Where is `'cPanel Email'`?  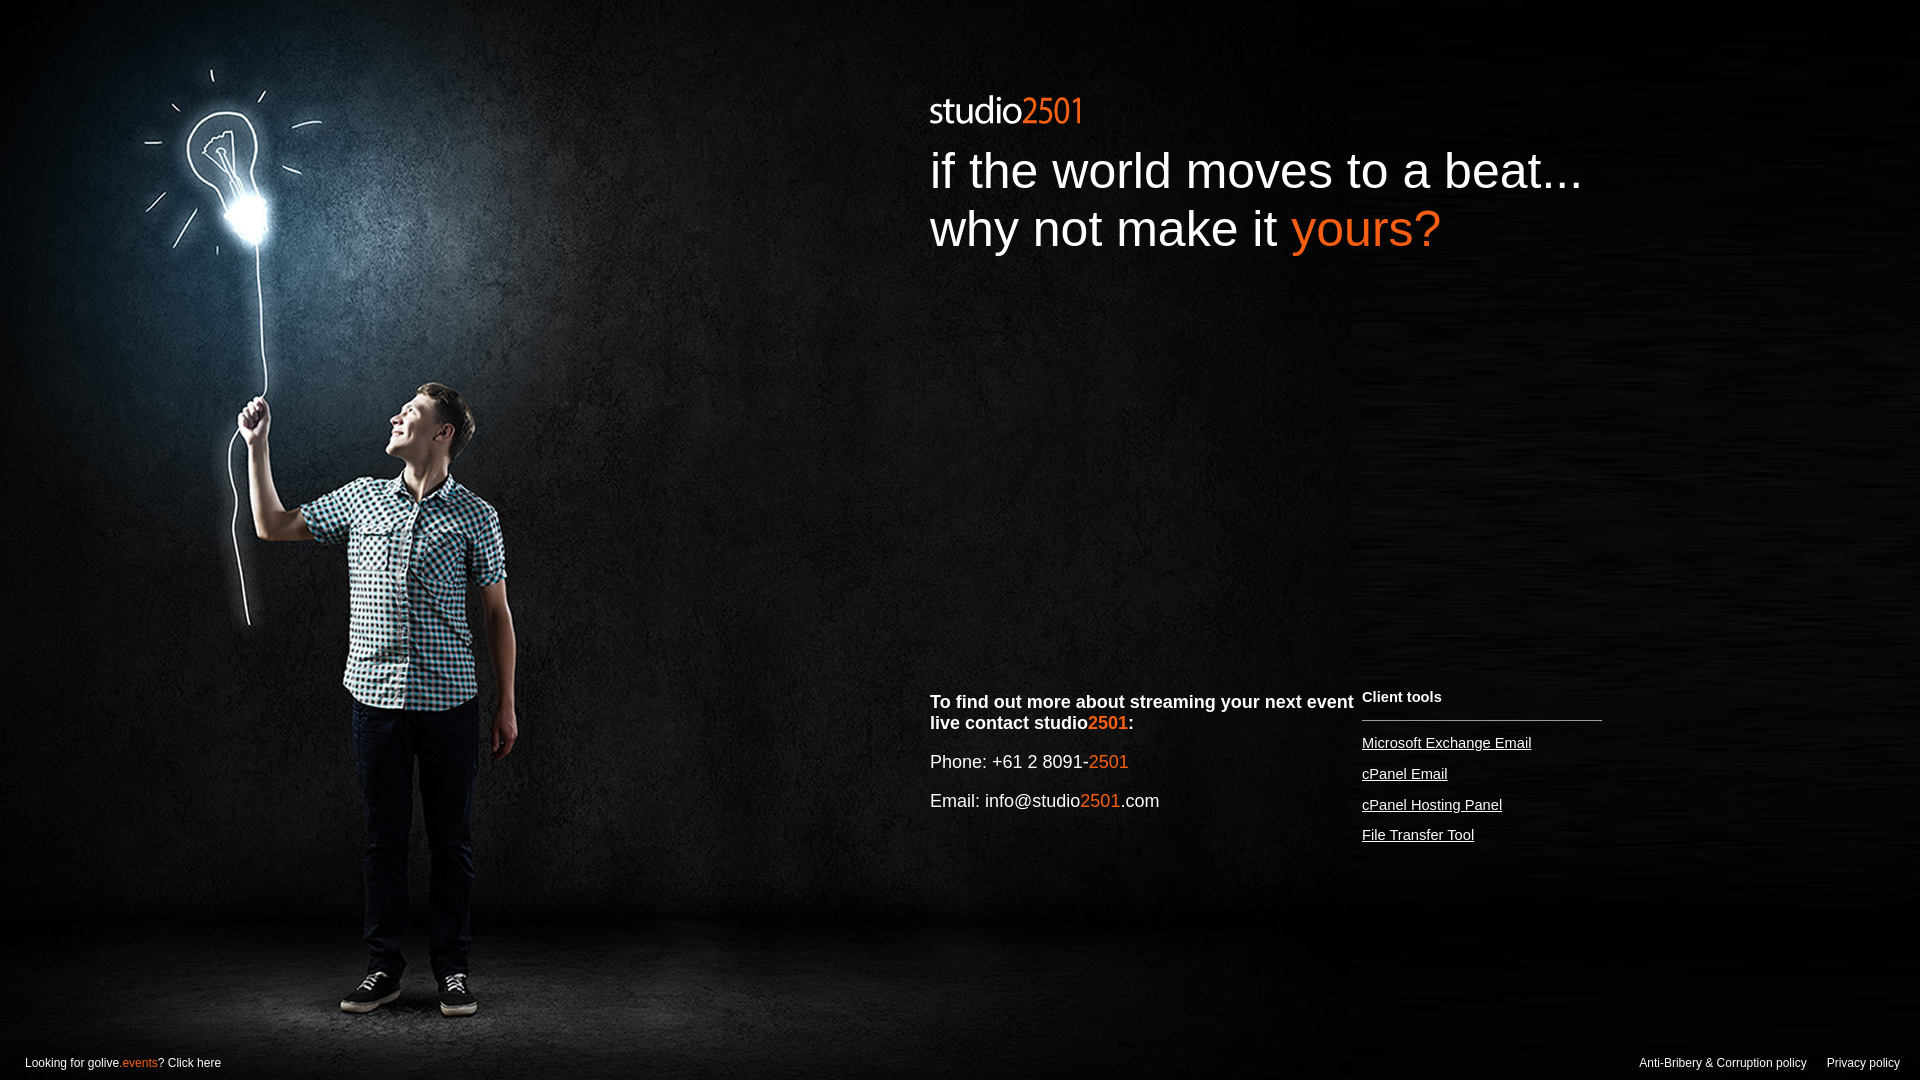 'cPanel Email' is located at coordinates (1361, 773).